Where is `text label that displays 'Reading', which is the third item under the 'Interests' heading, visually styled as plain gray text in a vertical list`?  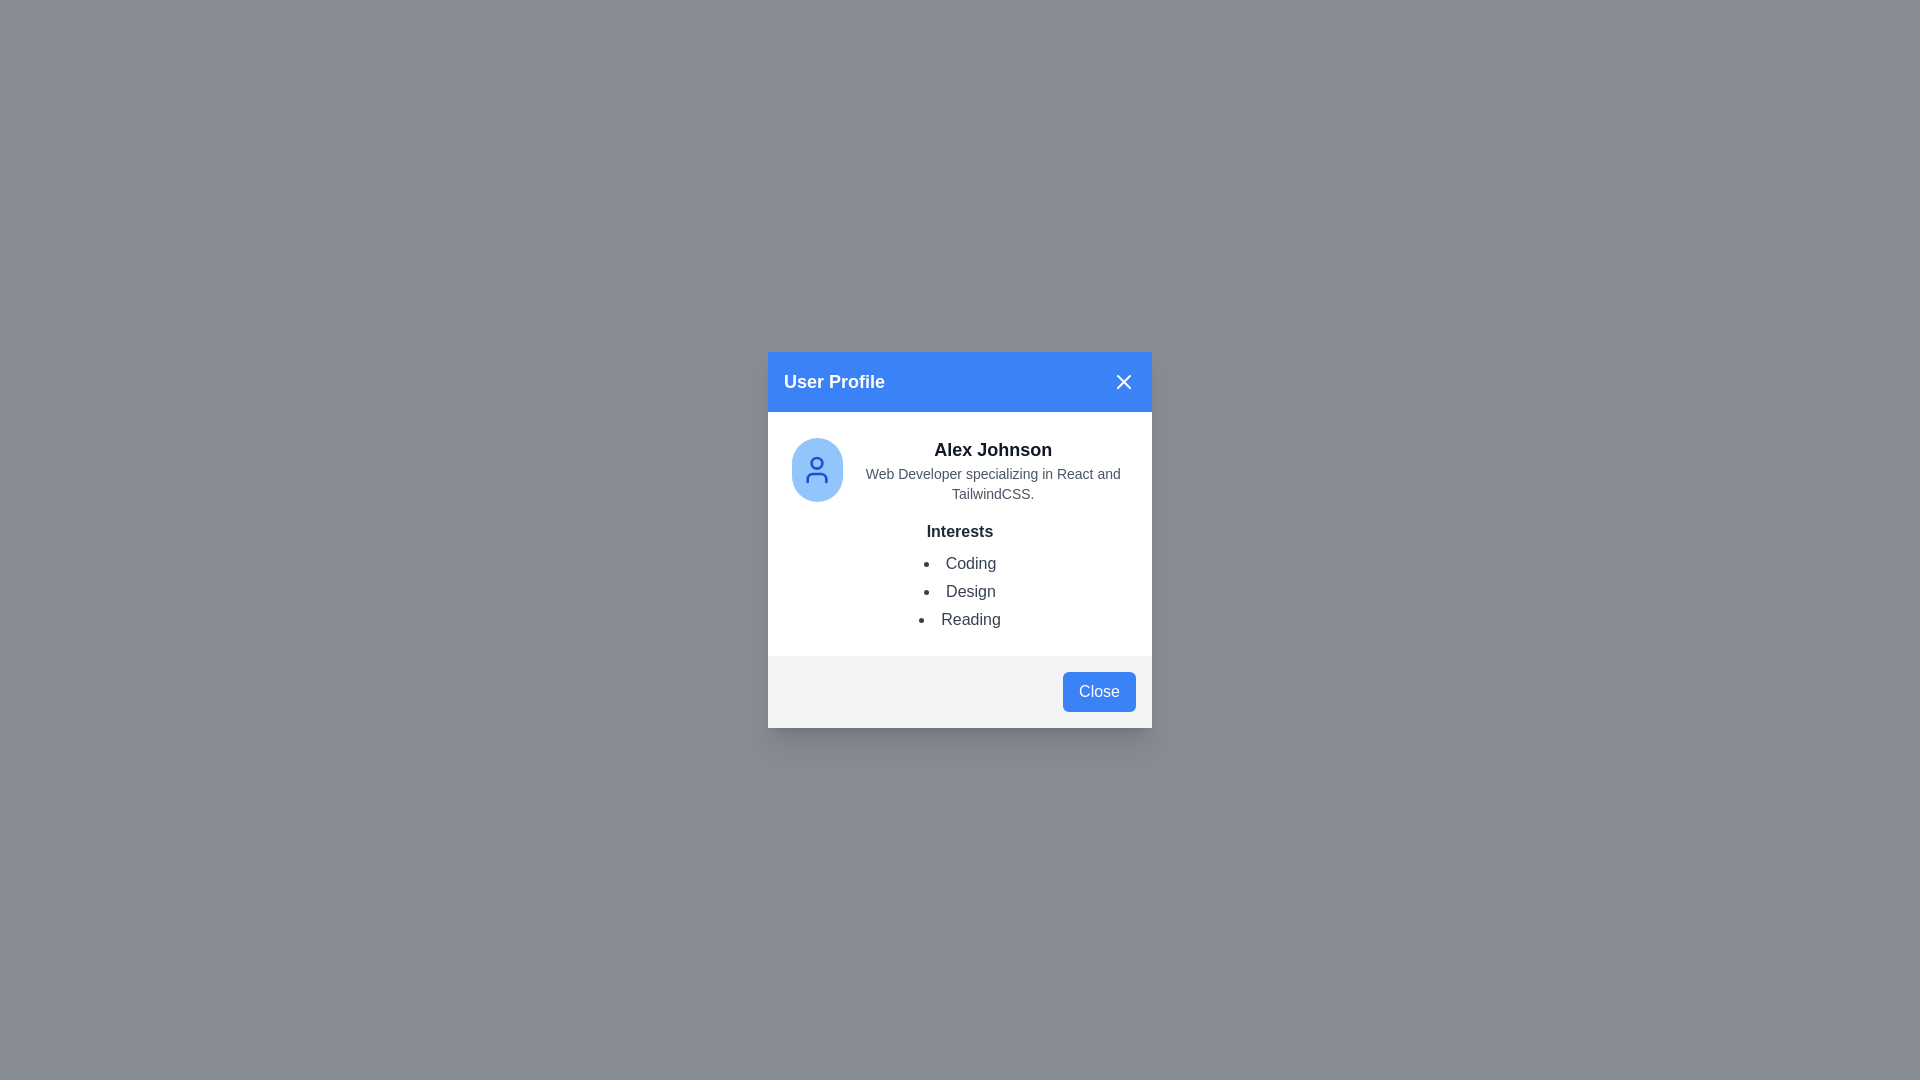 text label that displays 'Reading', which is the third item under the 'Interests' heading, visually styled as plain gray text in a vertical list is located at coordinates (960, 619).